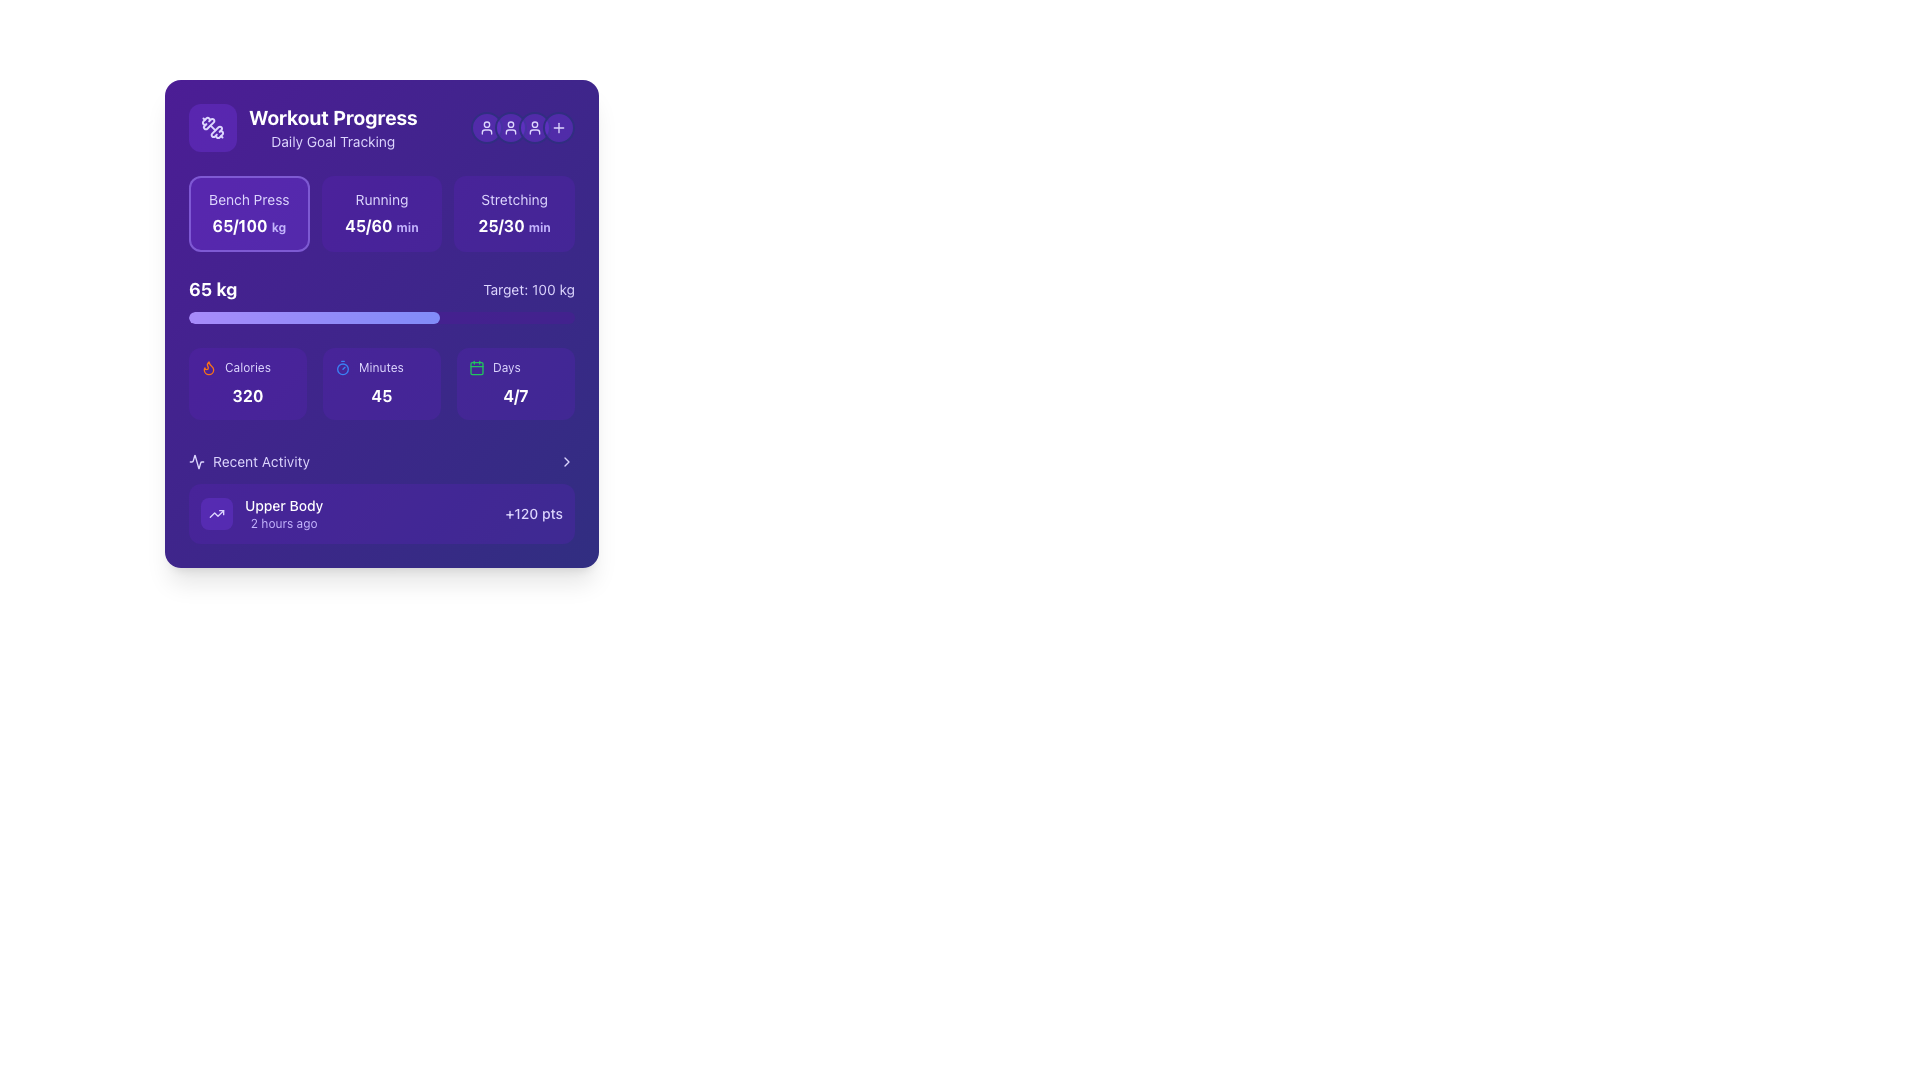 The image size is (1920, 1080). I want to click on the informational card panel displaying 'Calories' with a flame icon, which has a violet background and shows '320' in bold white text, located in the first column of the layout, so click(247, 384).